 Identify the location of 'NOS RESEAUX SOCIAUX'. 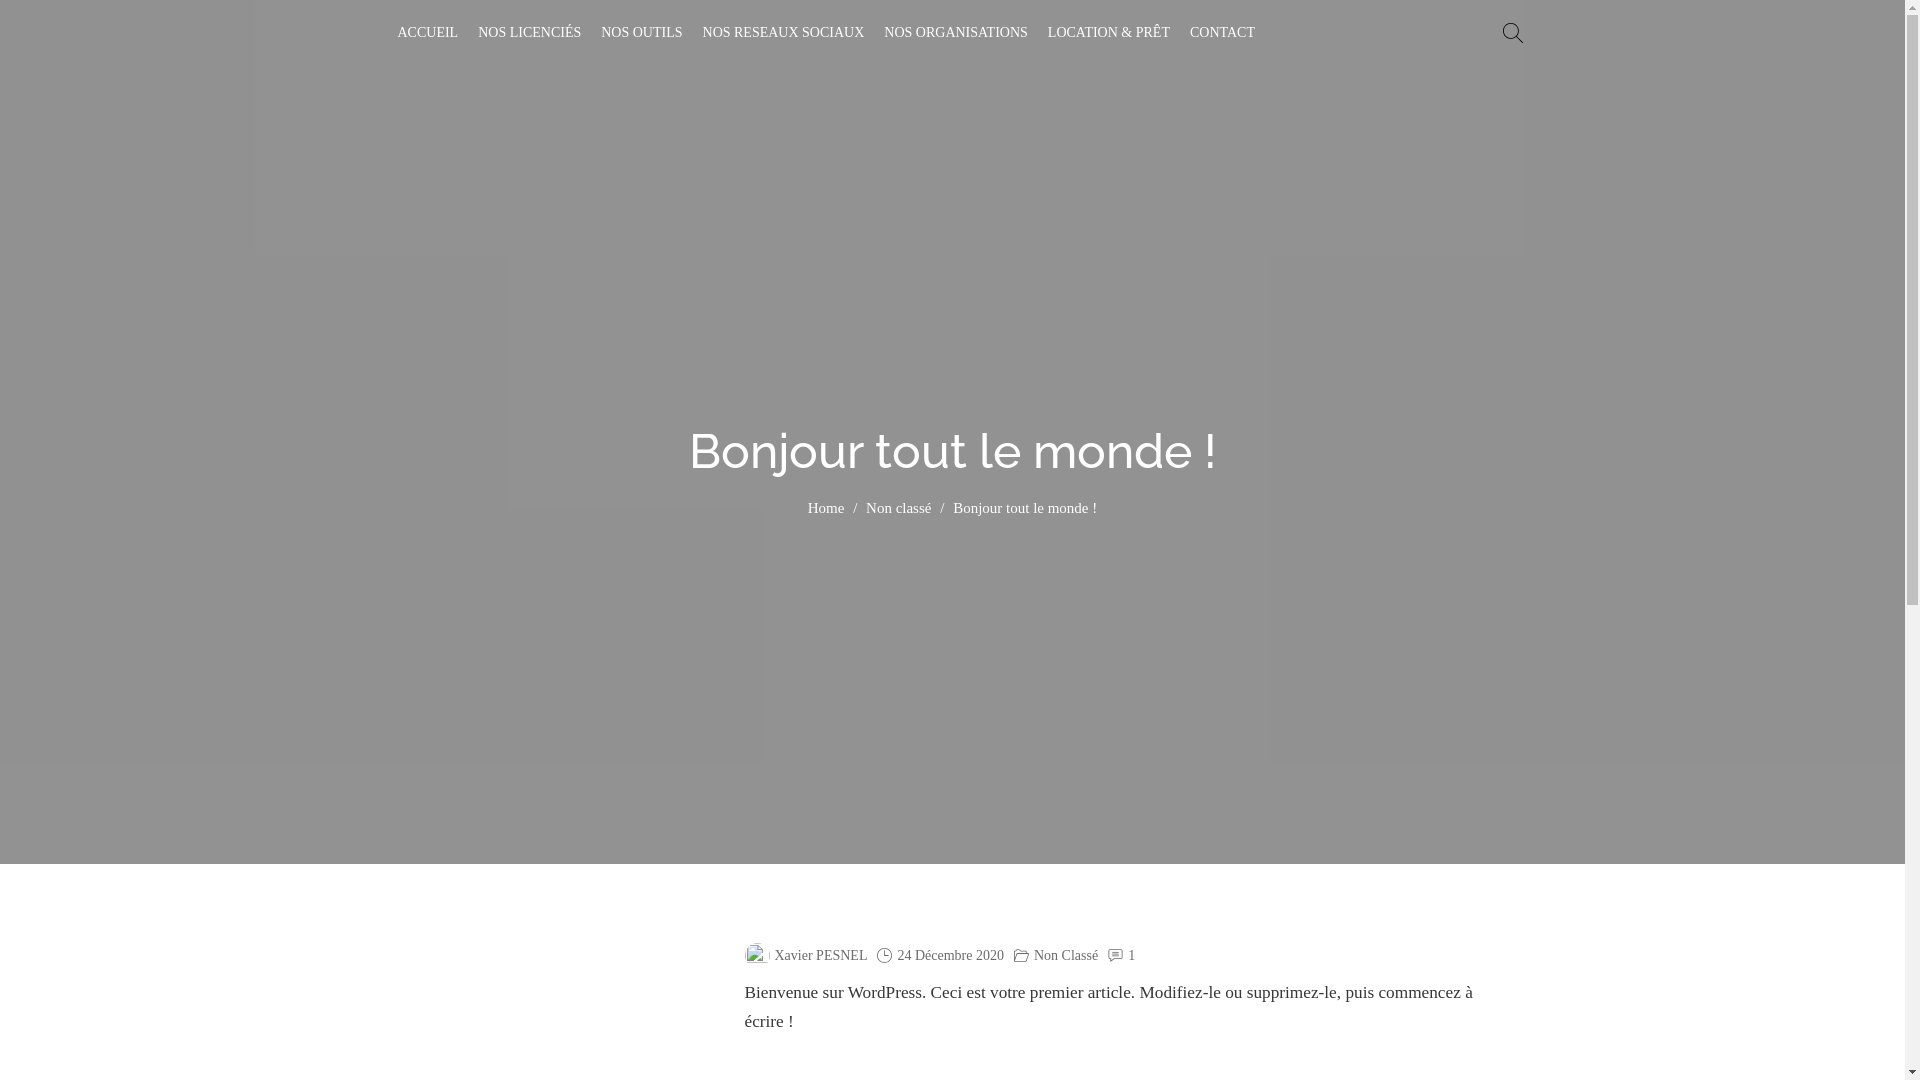
(782, 33).